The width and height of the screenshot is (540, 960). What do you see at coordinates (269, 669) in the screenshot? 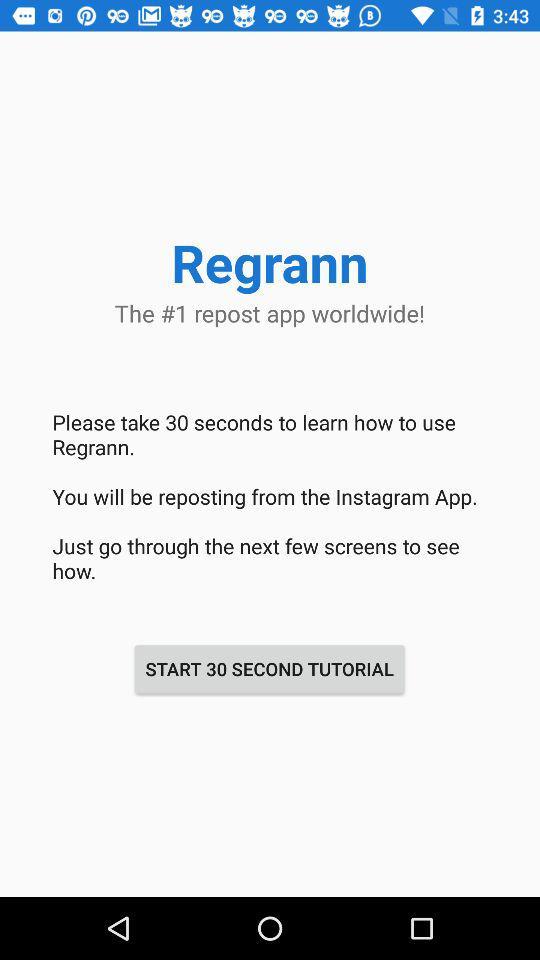
I see `start 30 second item` at bounding box center [269, 669].